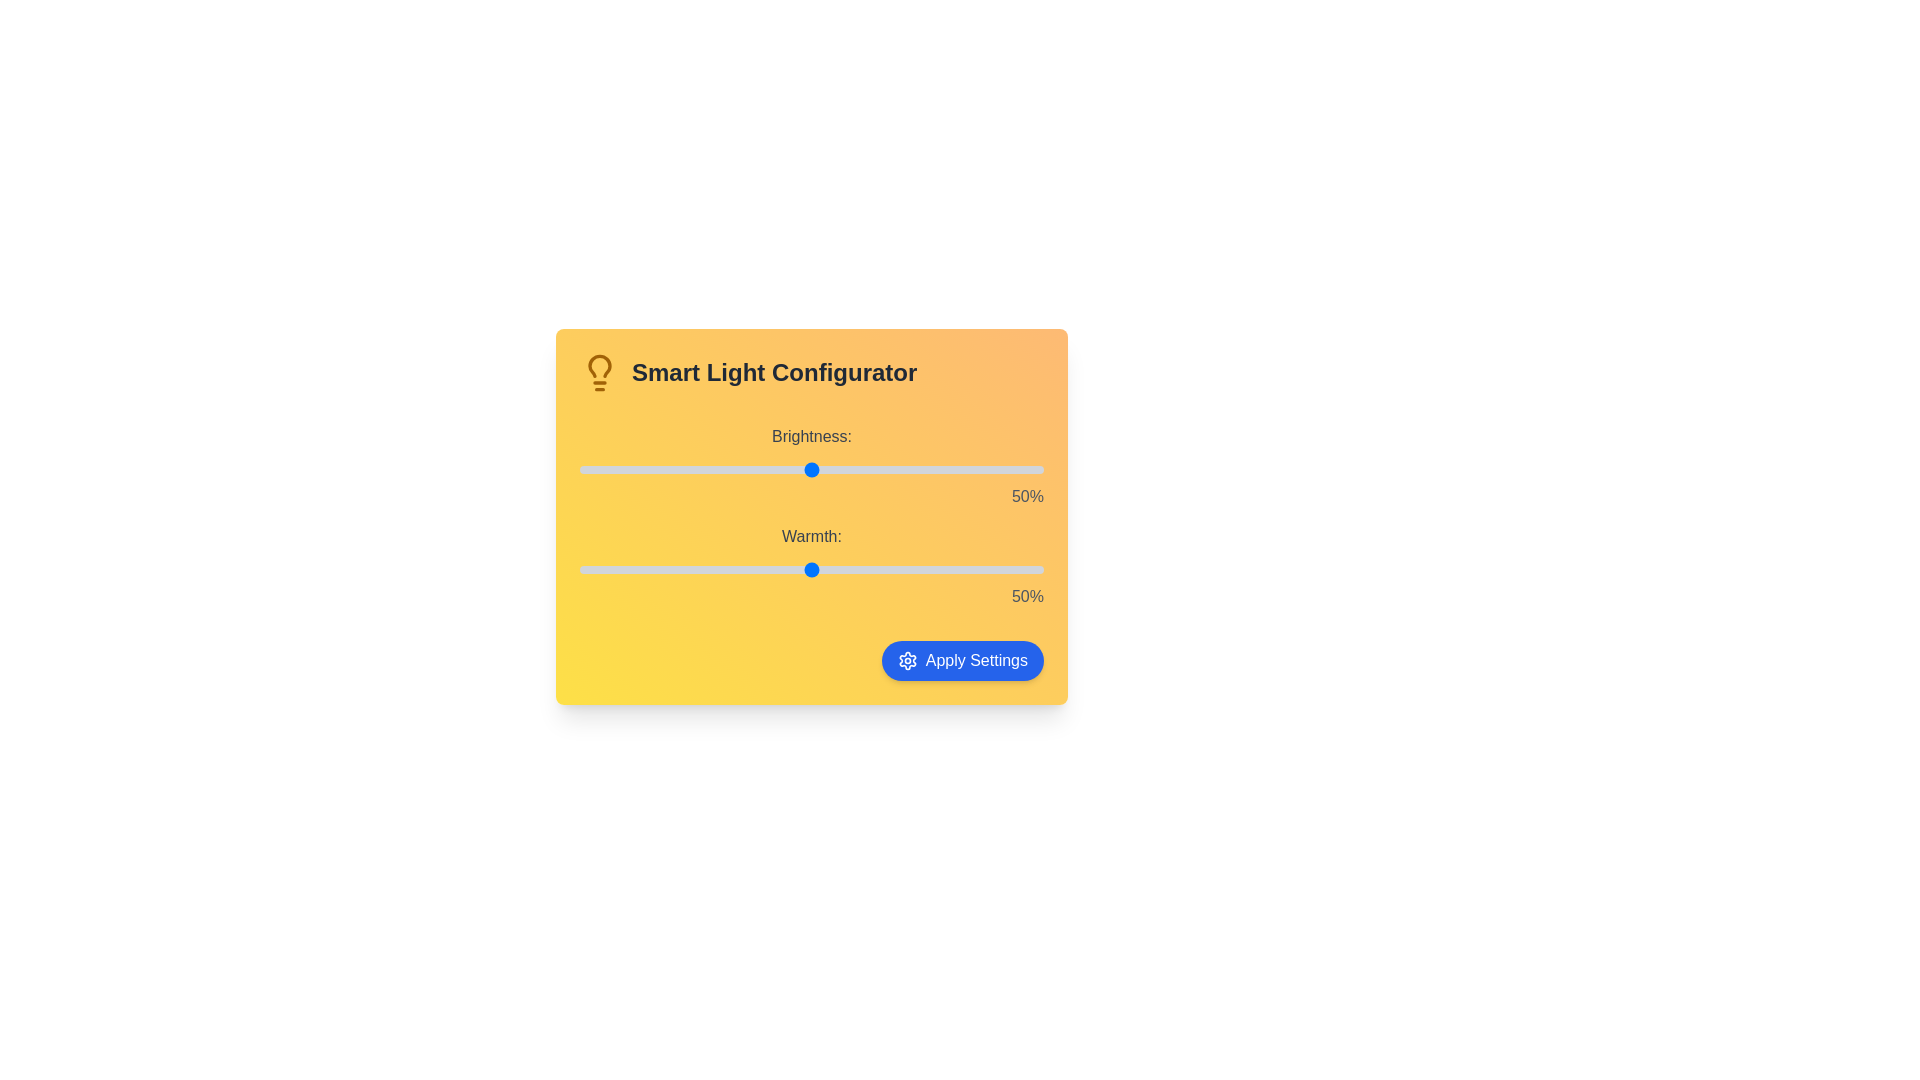 Image resolution: width=1920 pixels, height=1080 pixels. What do you see at coordinates (839, 470) in the screenshot?
I see `the brightness` at bounding box center [839, 470].